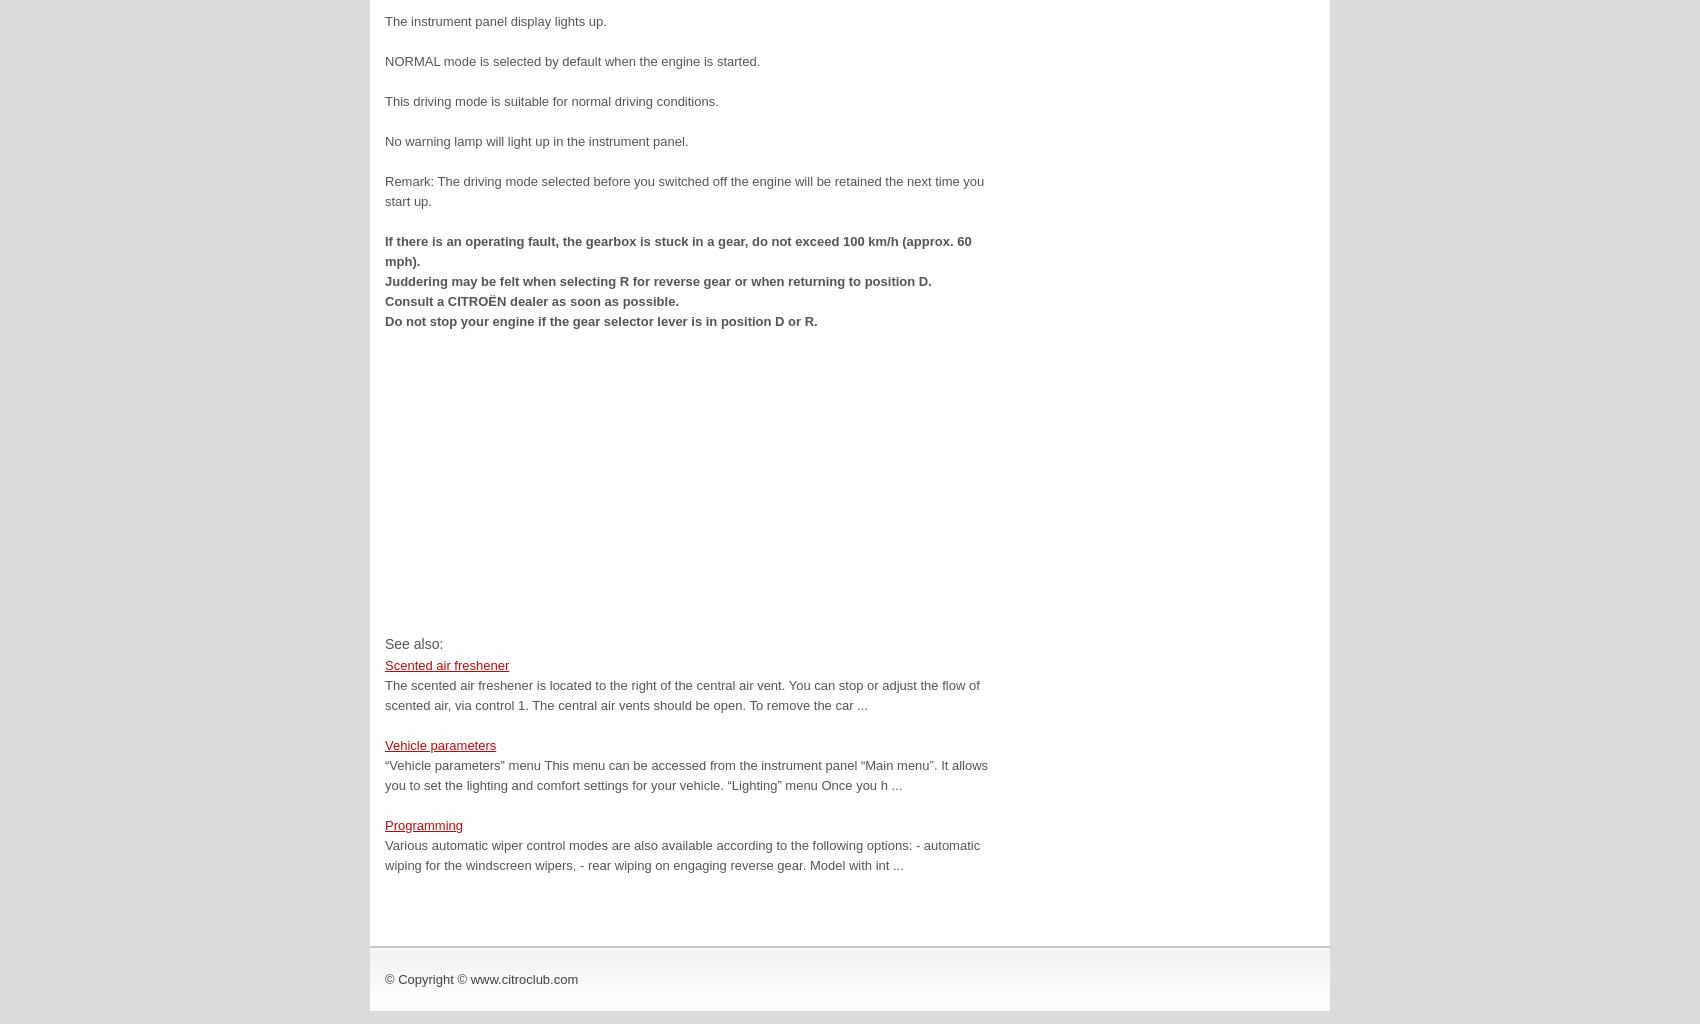  What do you see at coordinates (446, 664) in the screenshot?
I see `'Scented air freshener'` at bounding box center [446, 664].